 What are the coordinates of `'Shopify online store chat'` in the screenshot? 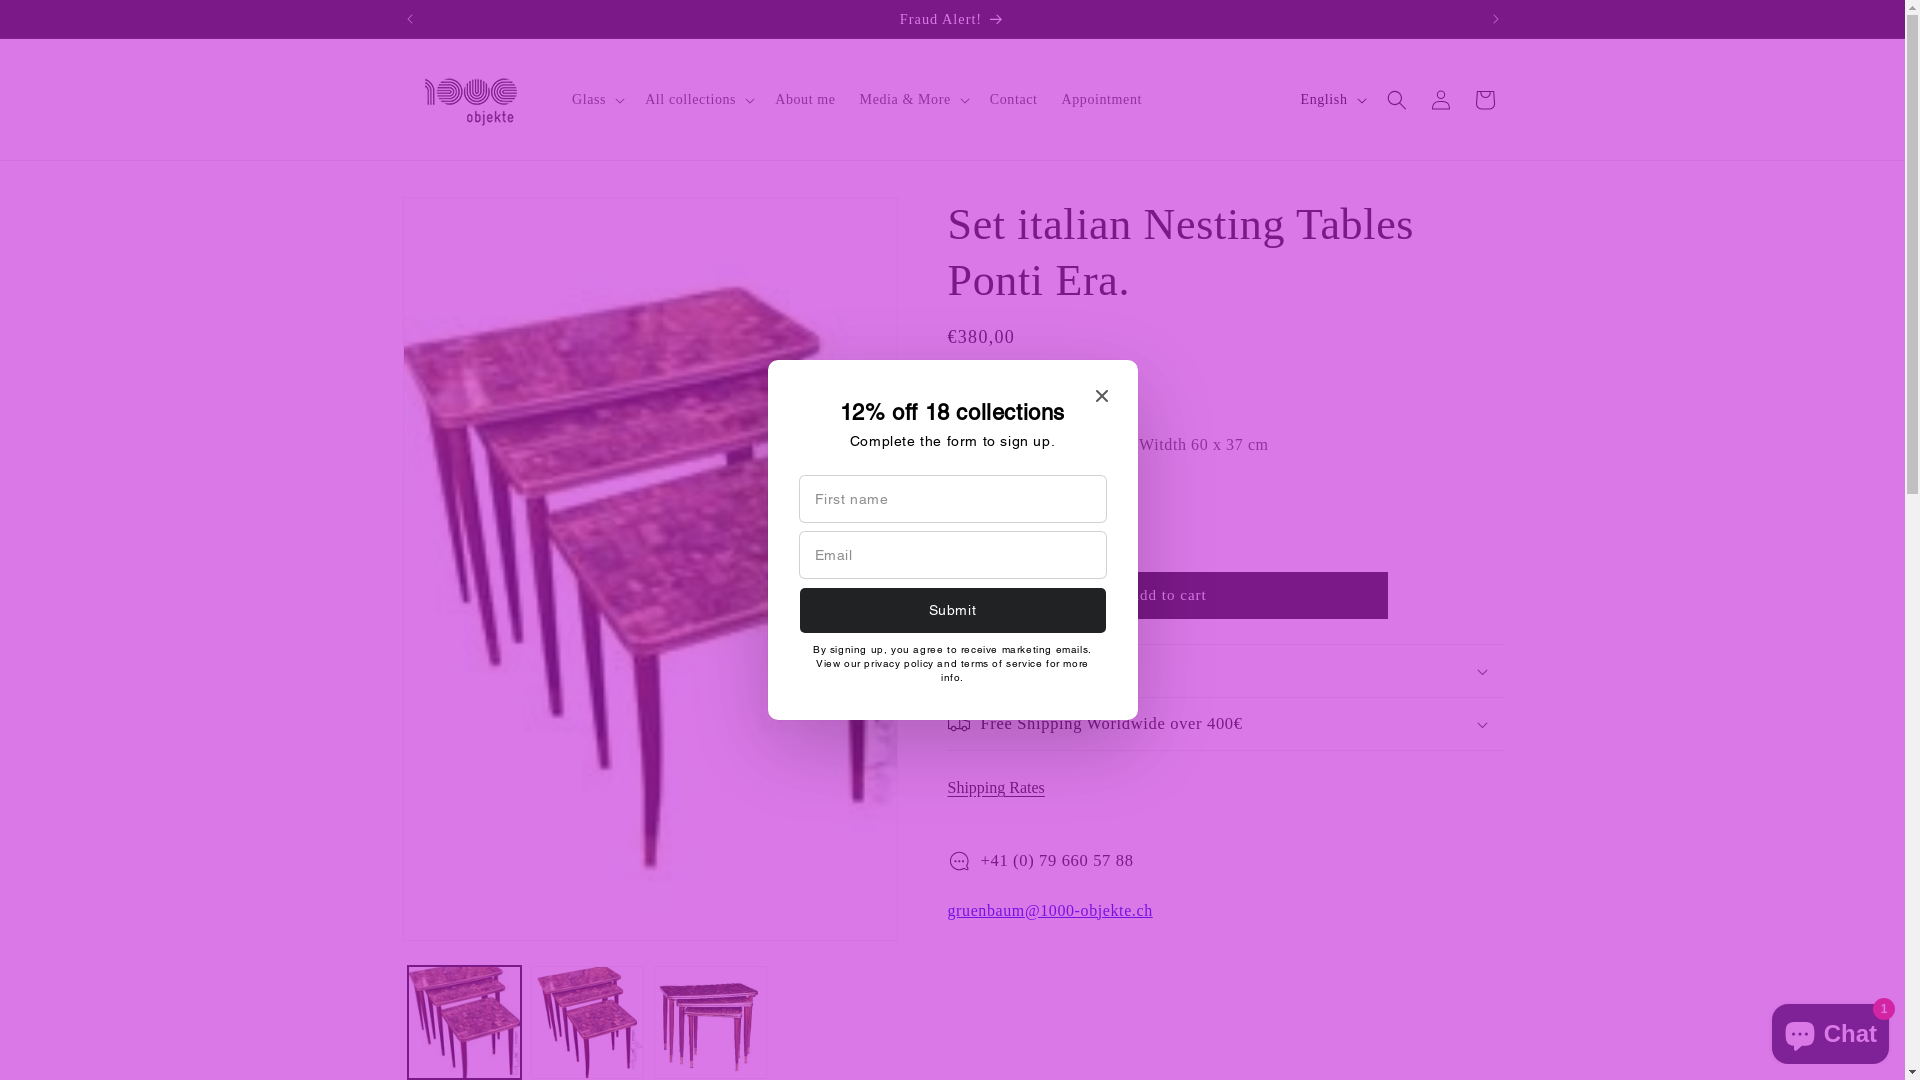 It's located at (1830, 1029).